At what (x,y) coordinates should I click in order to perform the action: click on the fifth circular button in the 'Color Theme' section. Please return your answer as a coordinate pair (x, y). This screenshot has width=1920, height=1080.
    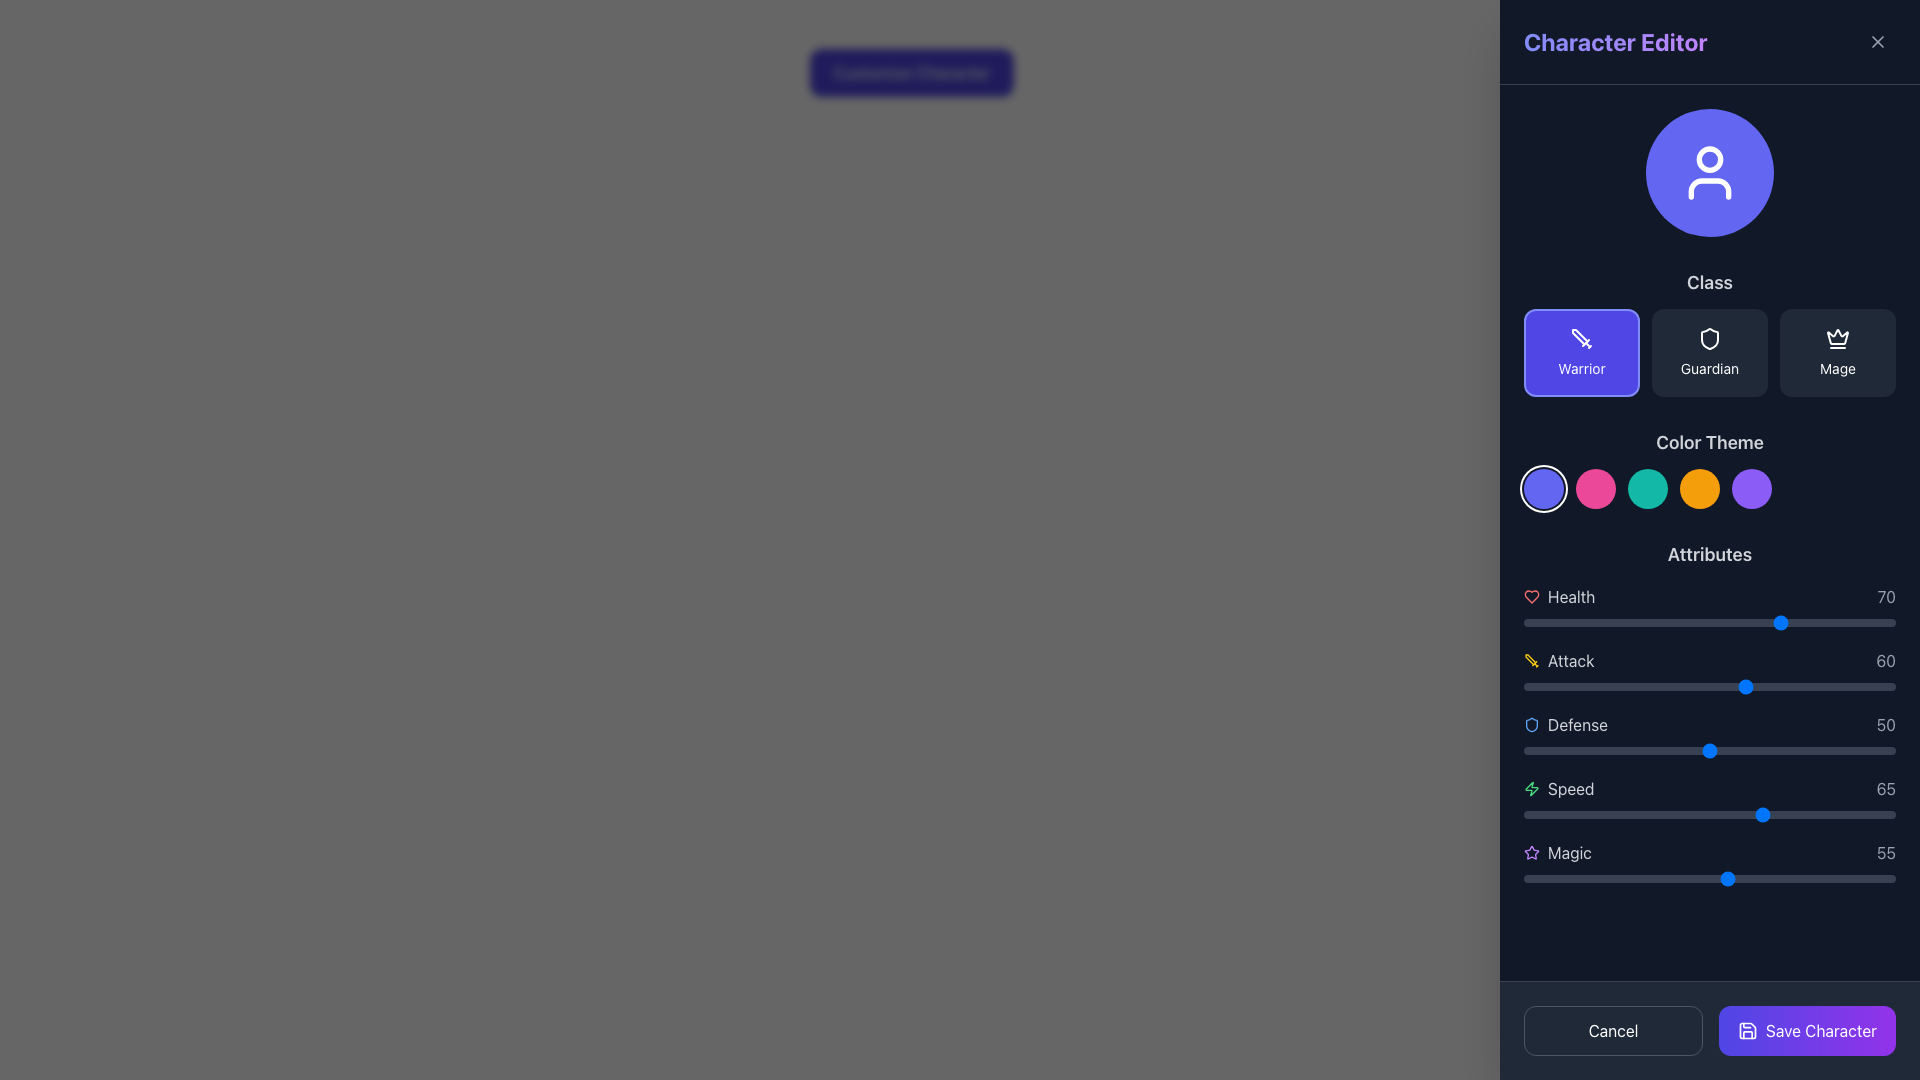
    Looking at the image, I should click on (1751, 489).